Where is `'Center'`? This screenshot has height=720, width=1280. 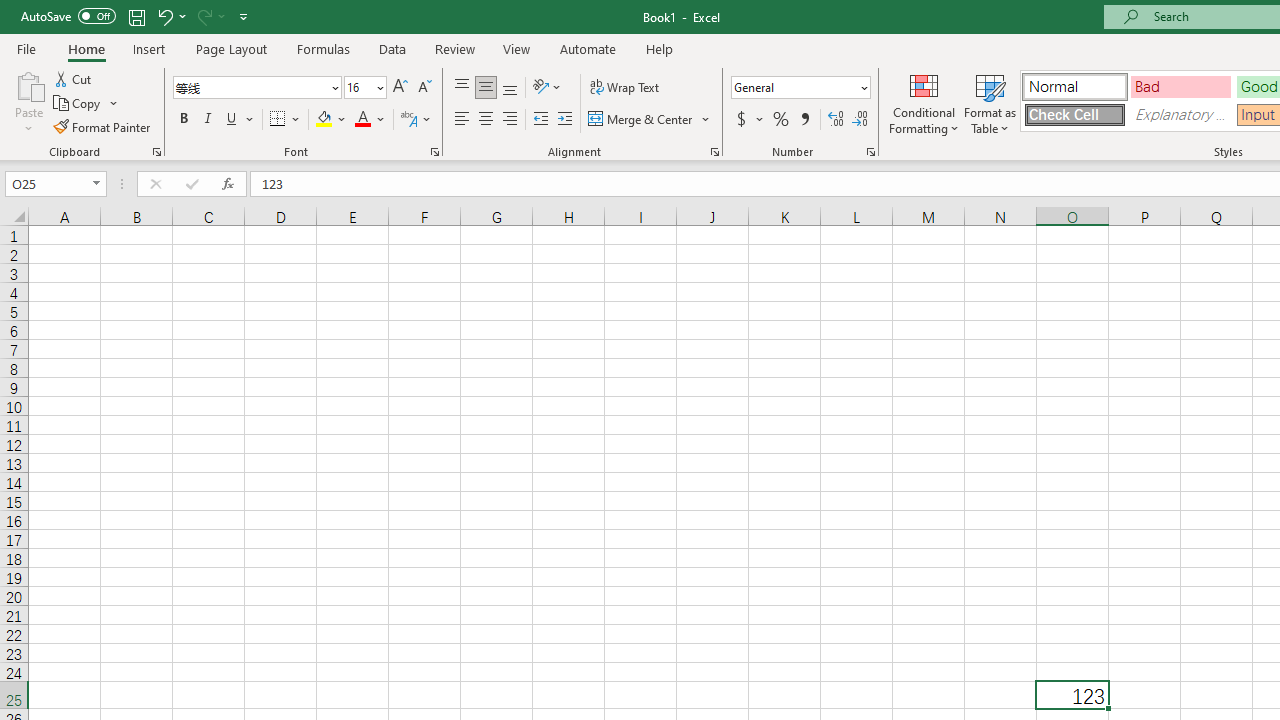 'Center' is located at coordinates (485, 119).